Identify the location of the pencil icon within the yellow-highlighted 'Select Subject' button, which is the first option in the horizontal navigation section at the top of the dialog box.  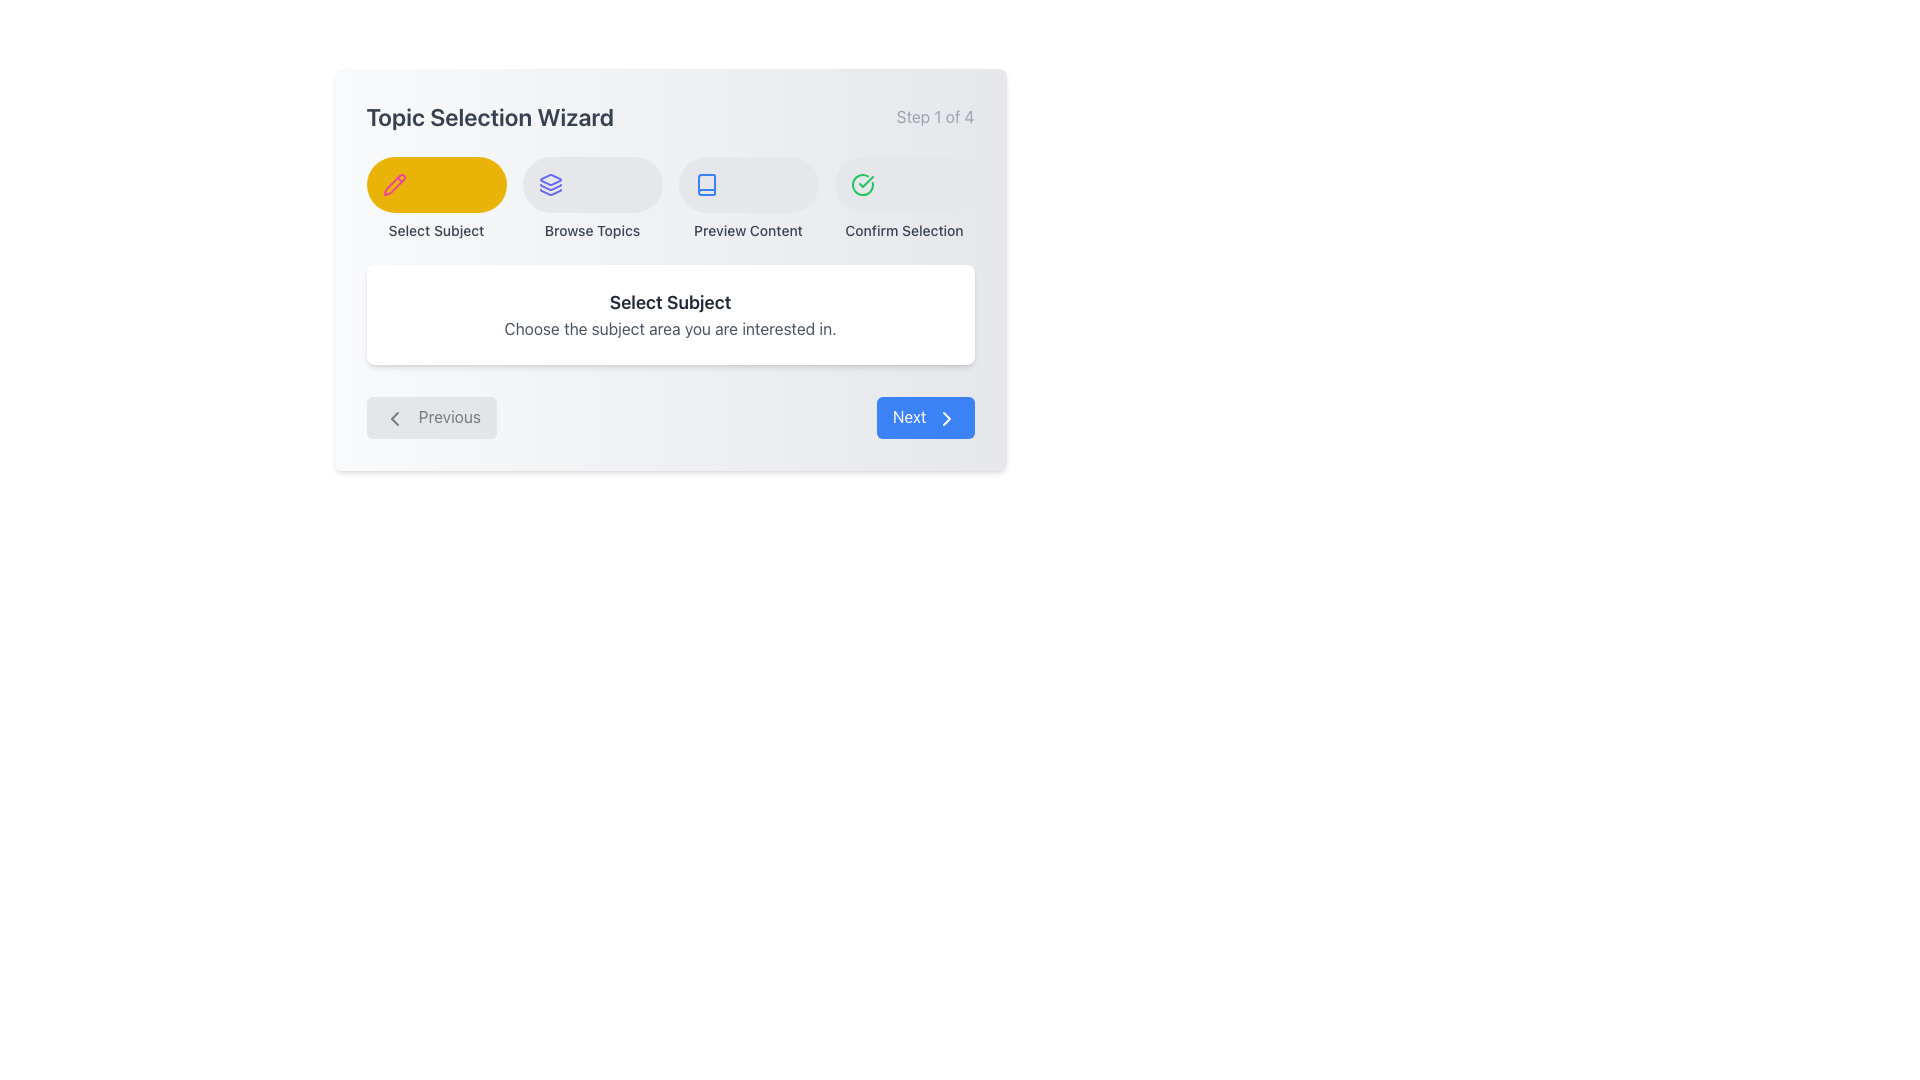
(394, 185).